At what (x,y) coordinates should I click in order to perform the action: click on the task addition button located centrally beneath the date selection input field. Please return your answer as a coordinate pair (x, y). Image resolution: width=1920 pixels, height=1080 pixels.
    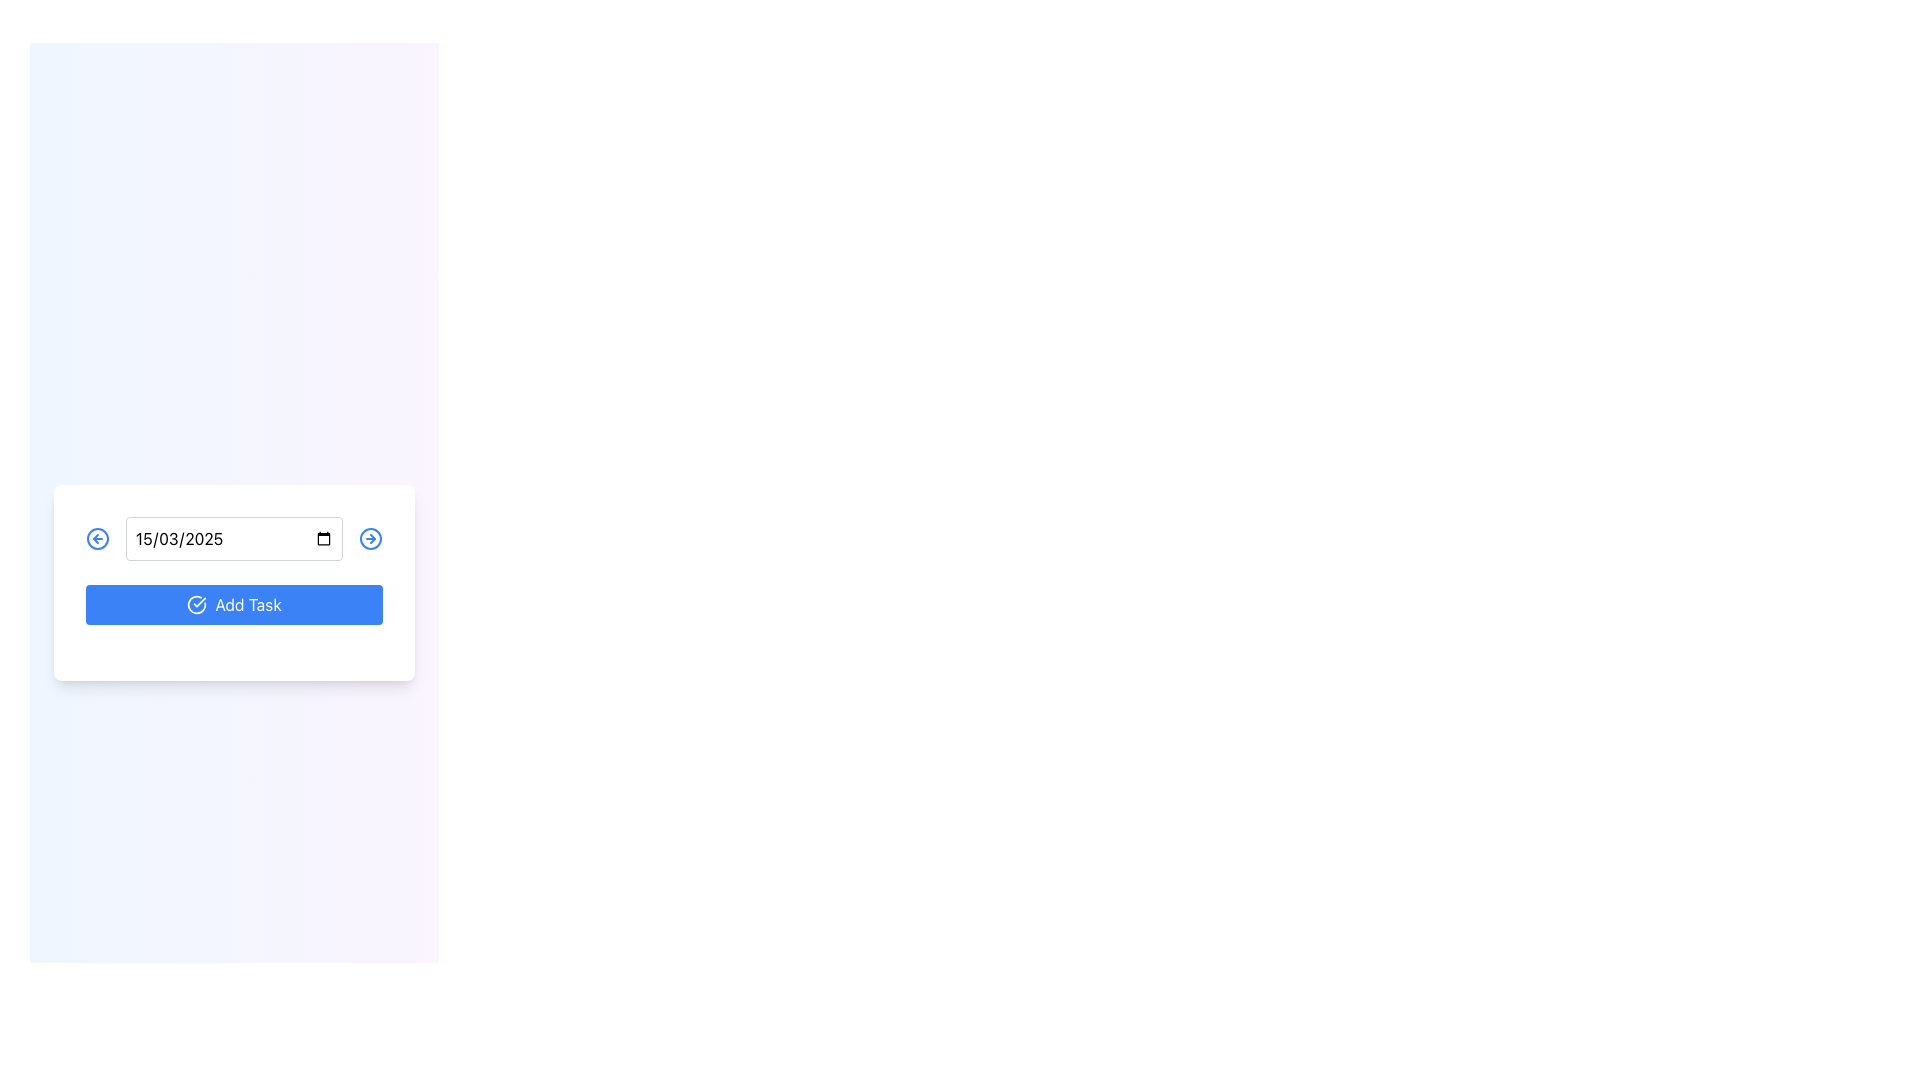
    Looking at the image, I should click on (234, 582).